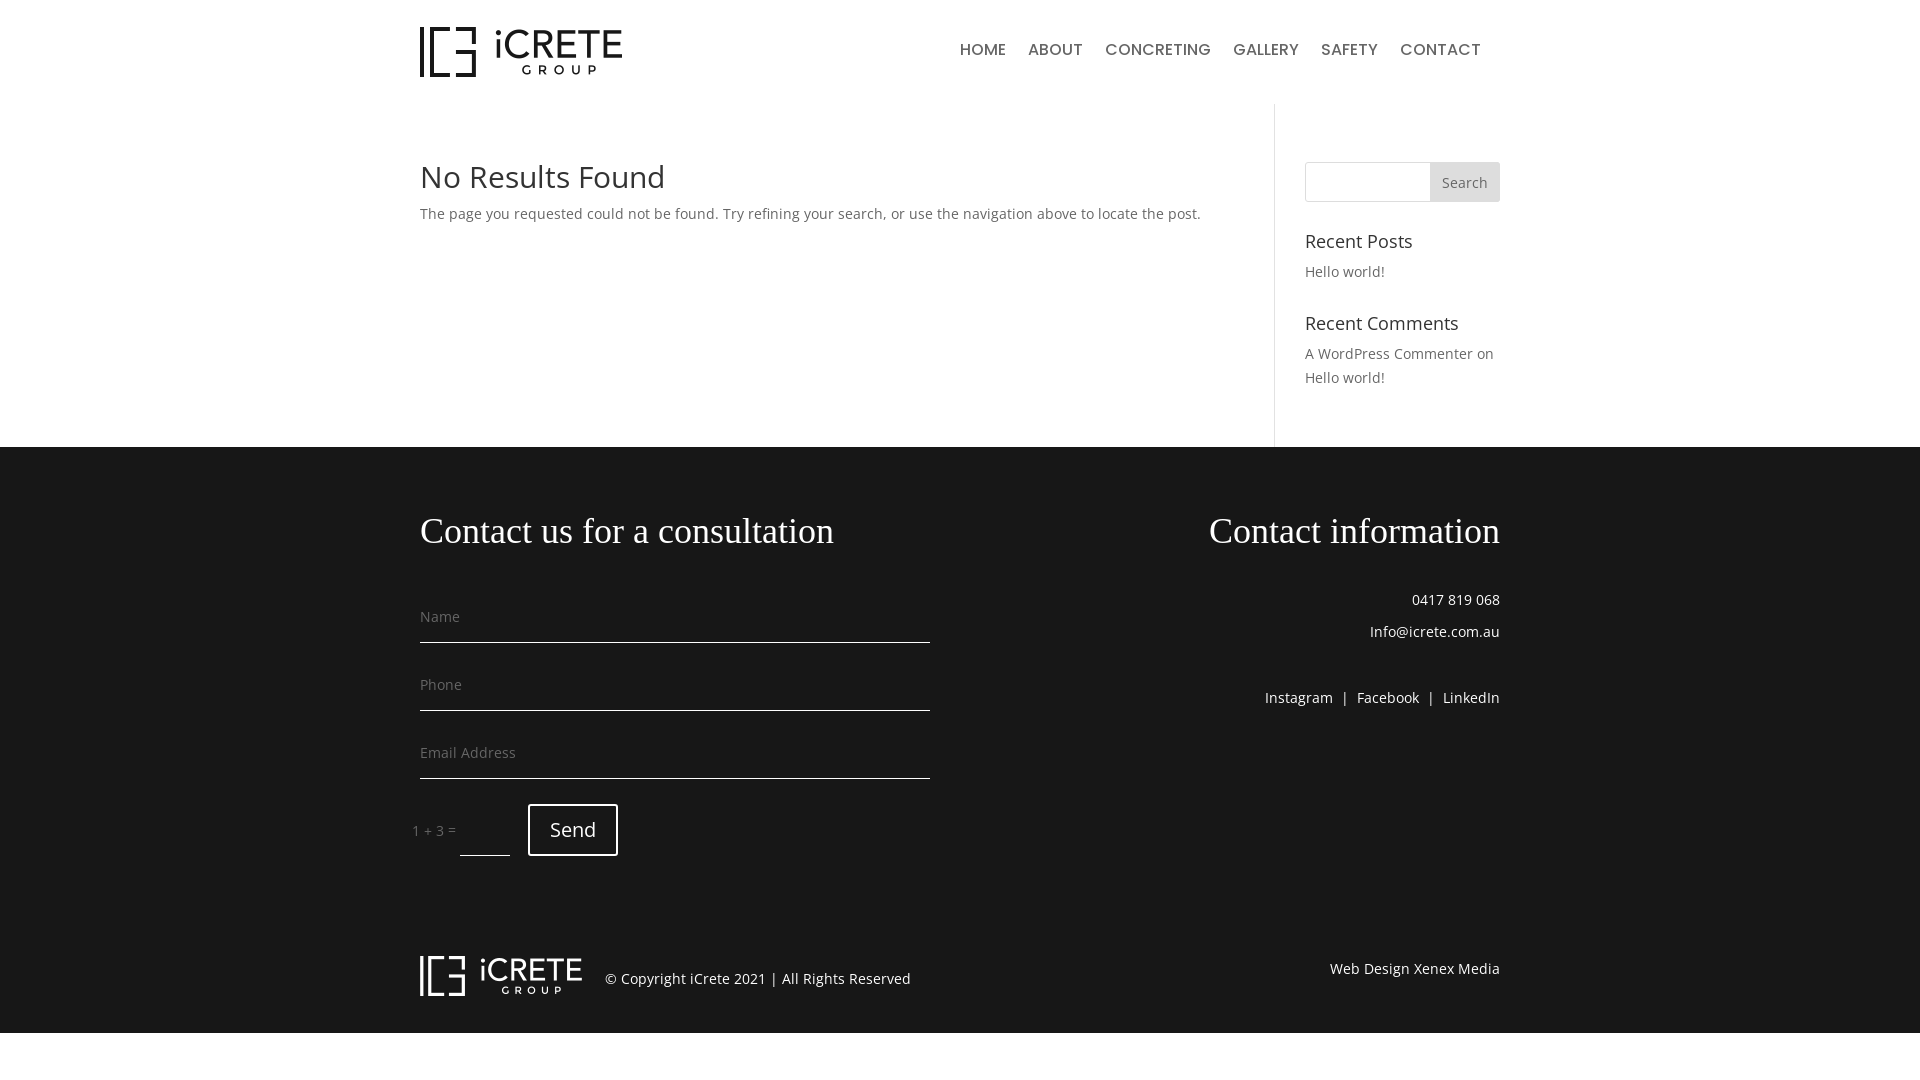 The height and width of the screenshot is (1080, 1920). I want to click on 'GALLERY', so click(1232, 53).